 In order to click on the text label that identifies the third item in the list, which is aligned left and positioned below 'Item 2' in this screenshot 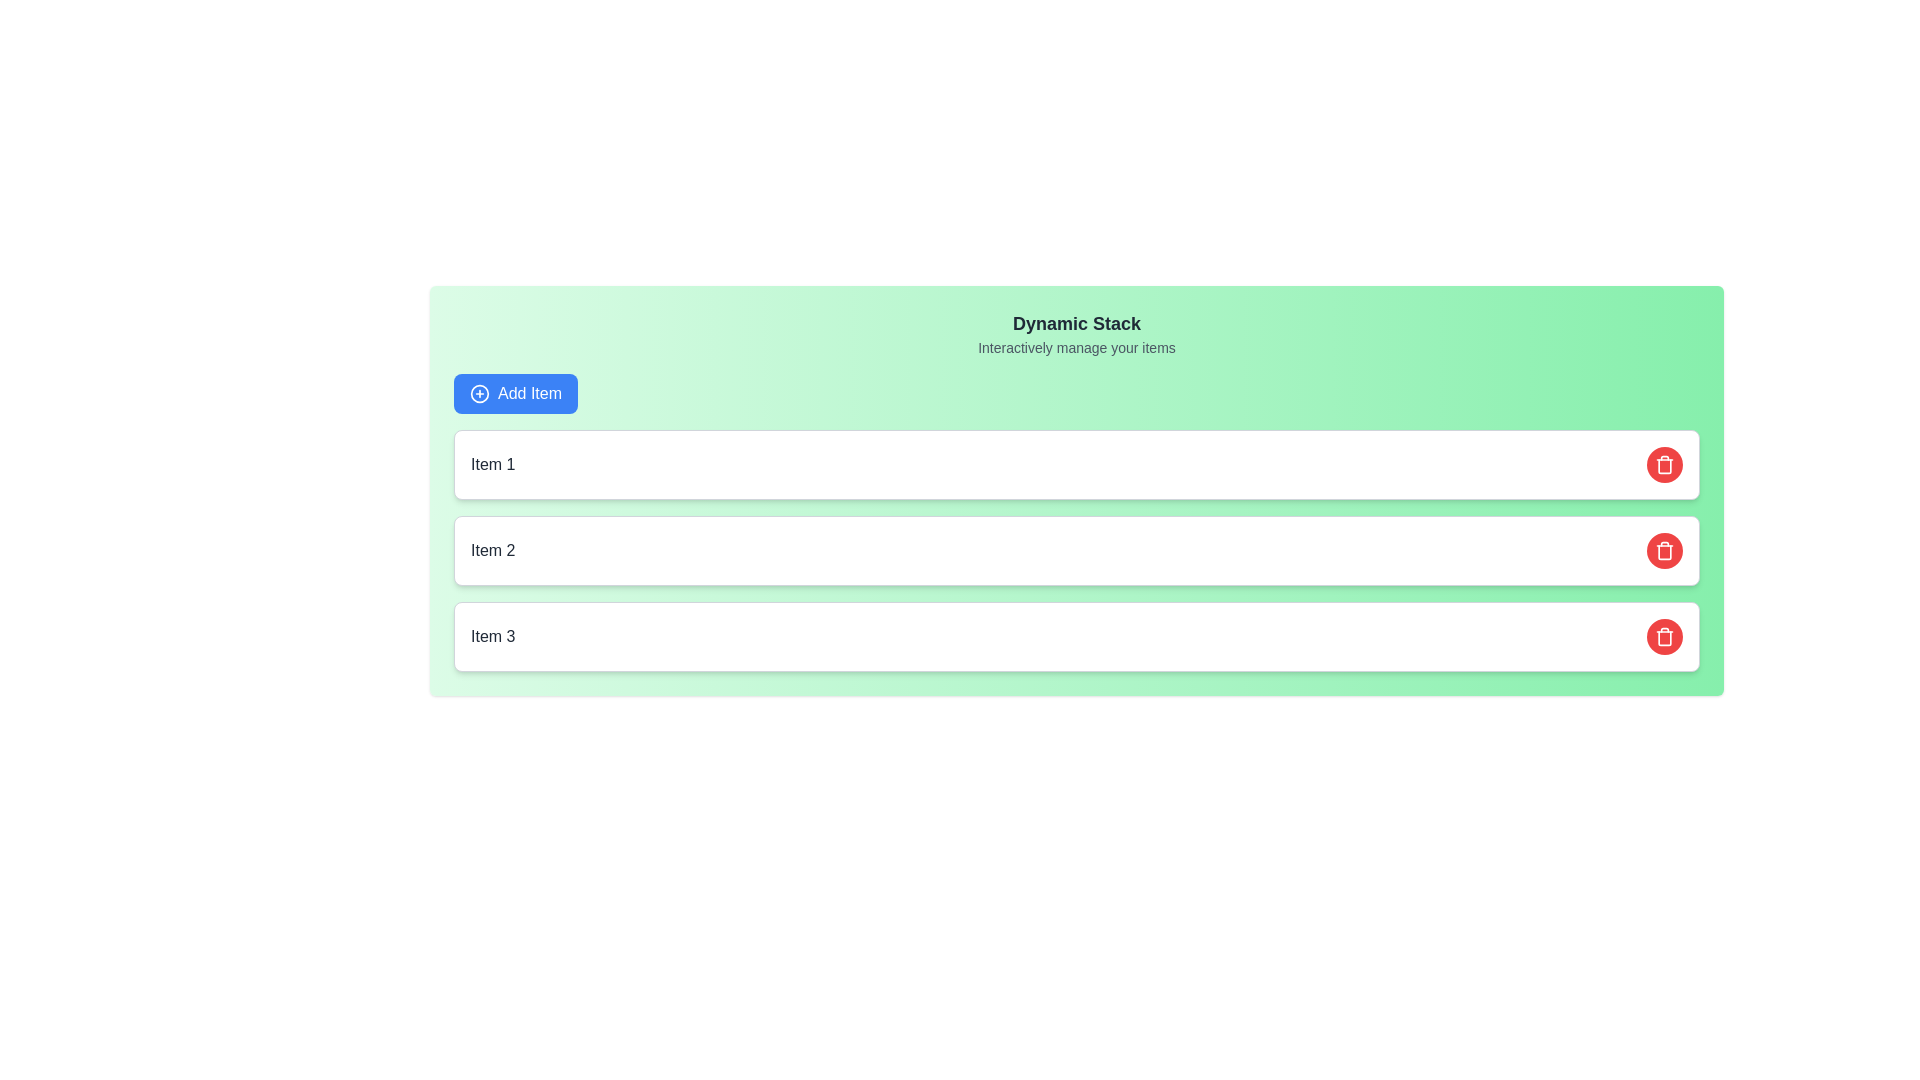, I will do `click(493, 636)`.